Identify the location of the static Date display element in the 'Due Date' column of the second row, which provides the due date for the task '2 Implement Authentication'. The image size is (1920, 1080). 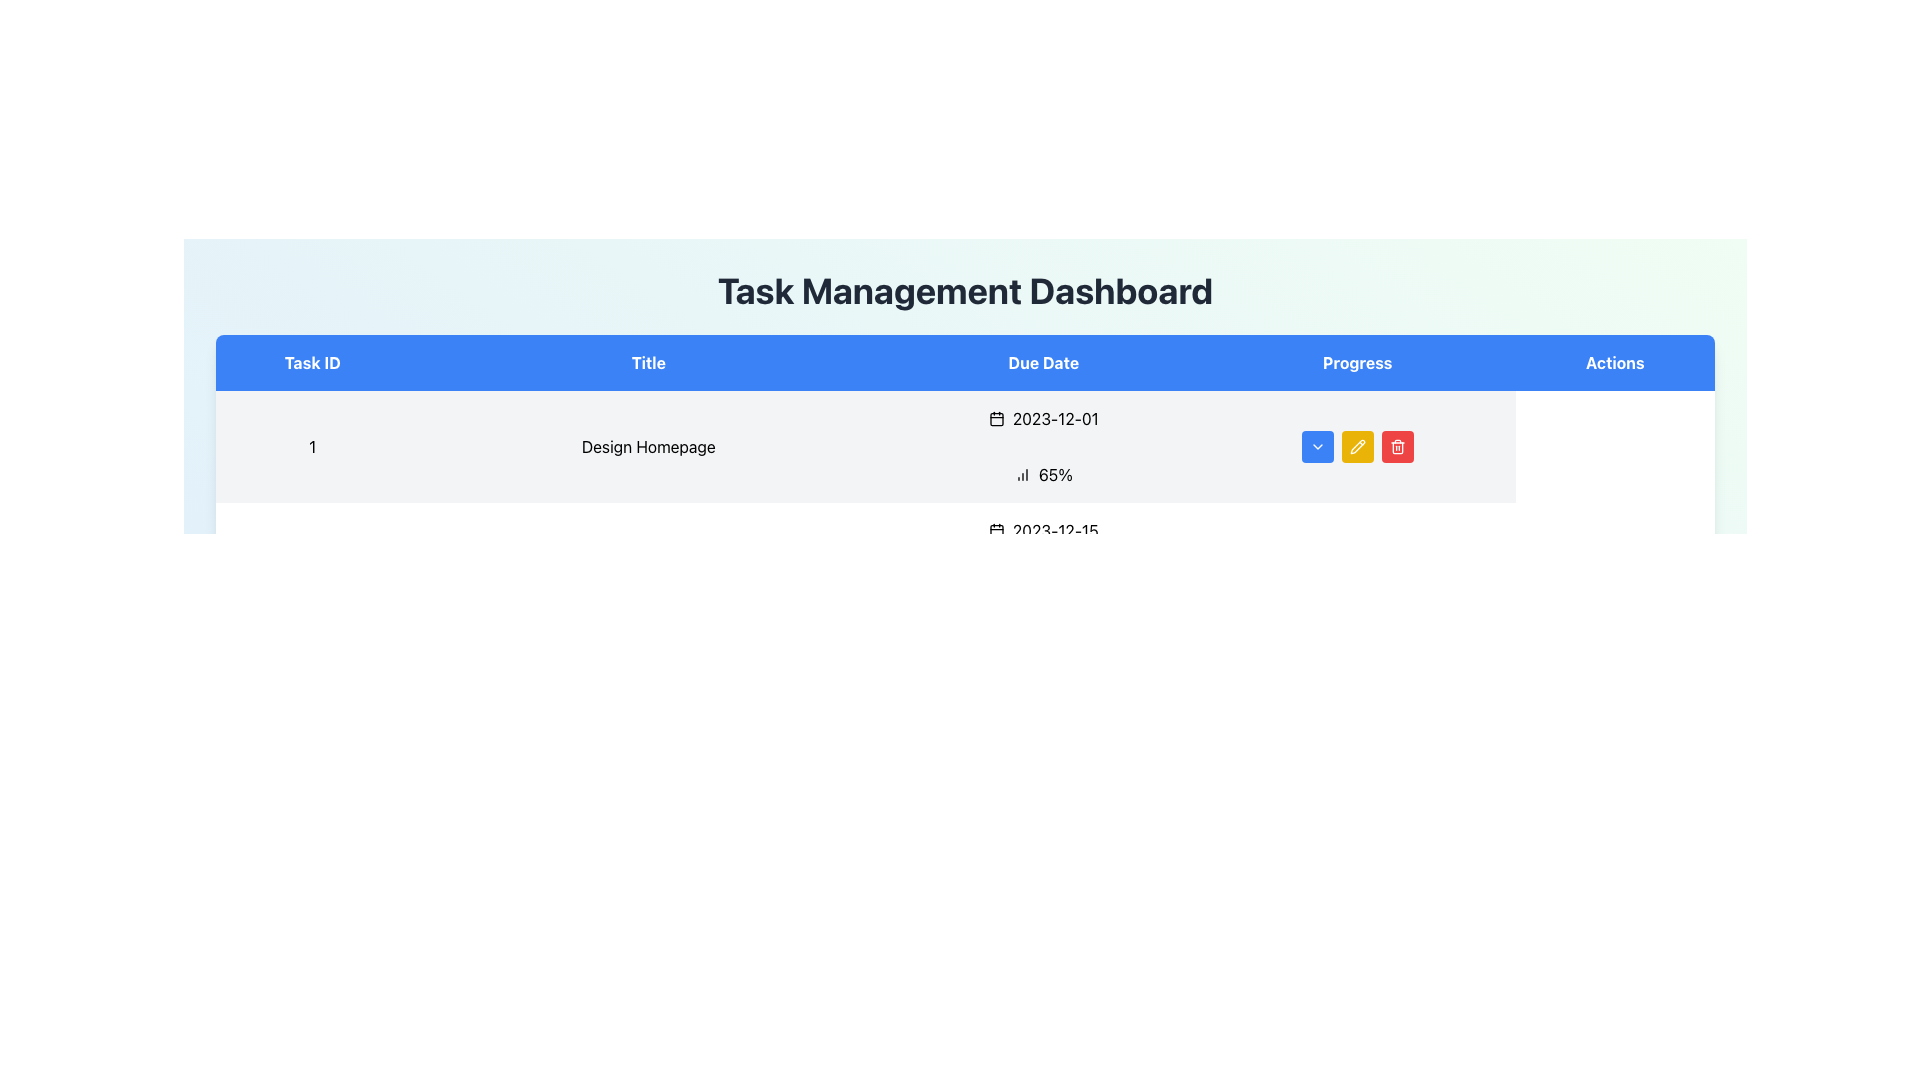
(1042, 530).